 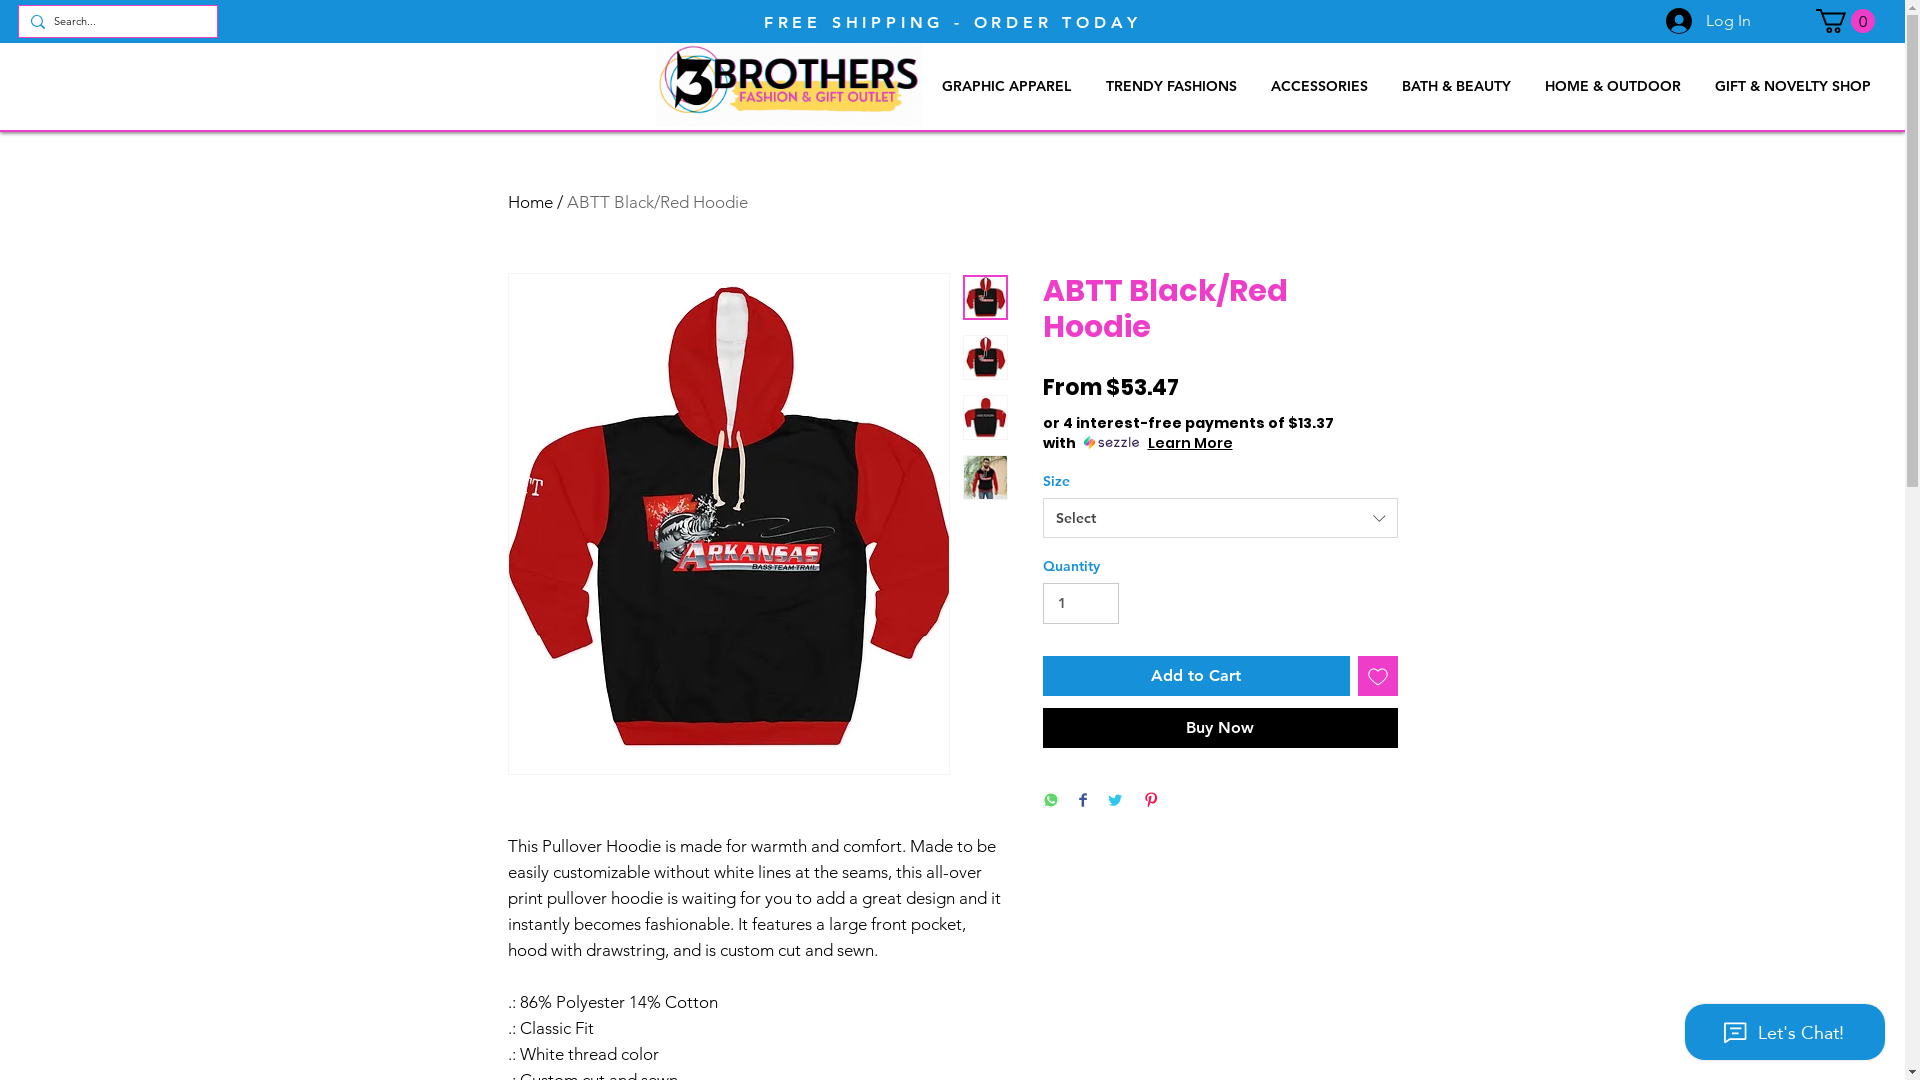 What do you see at coordinates (1844, 20) in the screenshot?
I see `'0'` at bounding box center [1844, 20].